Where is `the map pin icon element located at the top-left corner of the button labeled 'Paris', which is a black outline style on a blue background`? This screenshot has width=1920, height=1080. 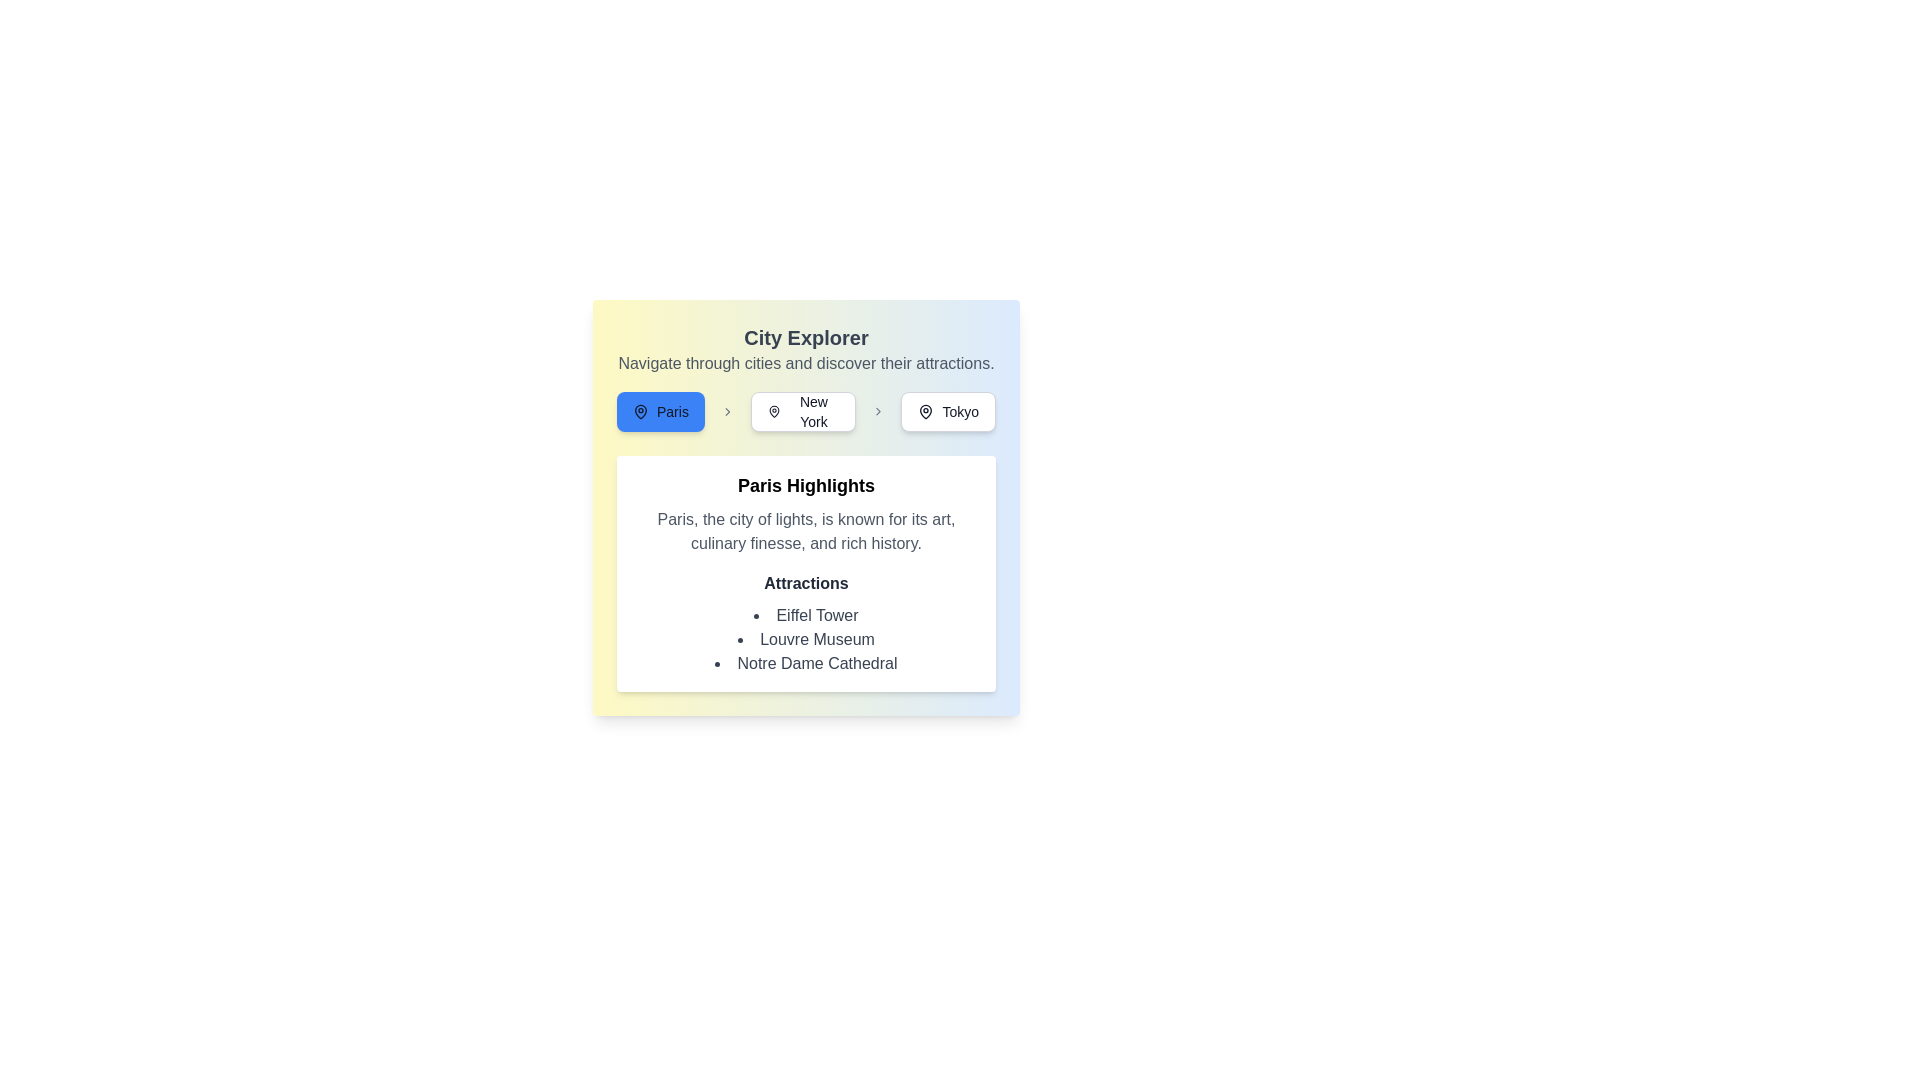 the map pin icon element located at the top-left corner of the button labeled 'Paris', which is a black outline style on a blue background is located at coordinates (641, 411).